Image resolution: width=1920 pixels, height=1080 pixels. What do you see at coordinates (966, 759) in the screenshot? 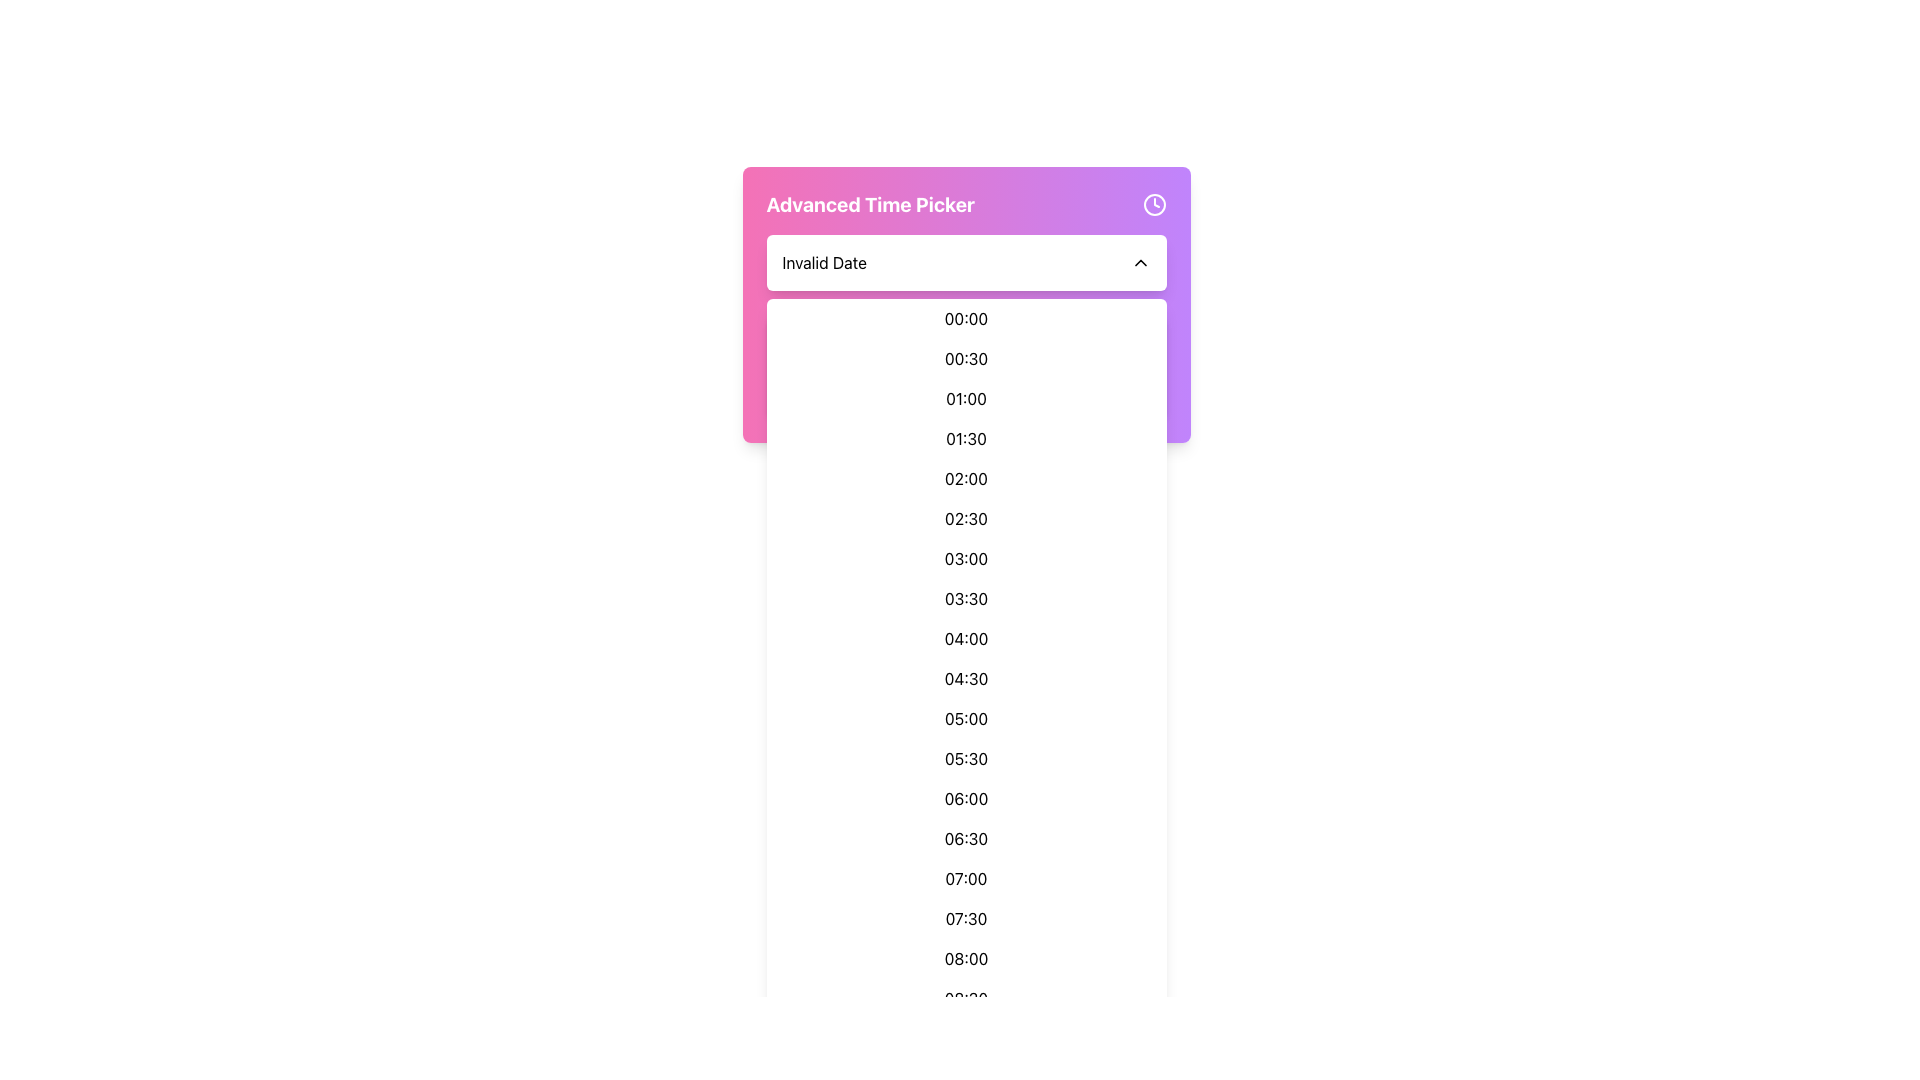
I see `the dropdown menu item that represents the time option '05:30' located as the 12th item in a vertical list of time selections` at bounding box center [966, 759].